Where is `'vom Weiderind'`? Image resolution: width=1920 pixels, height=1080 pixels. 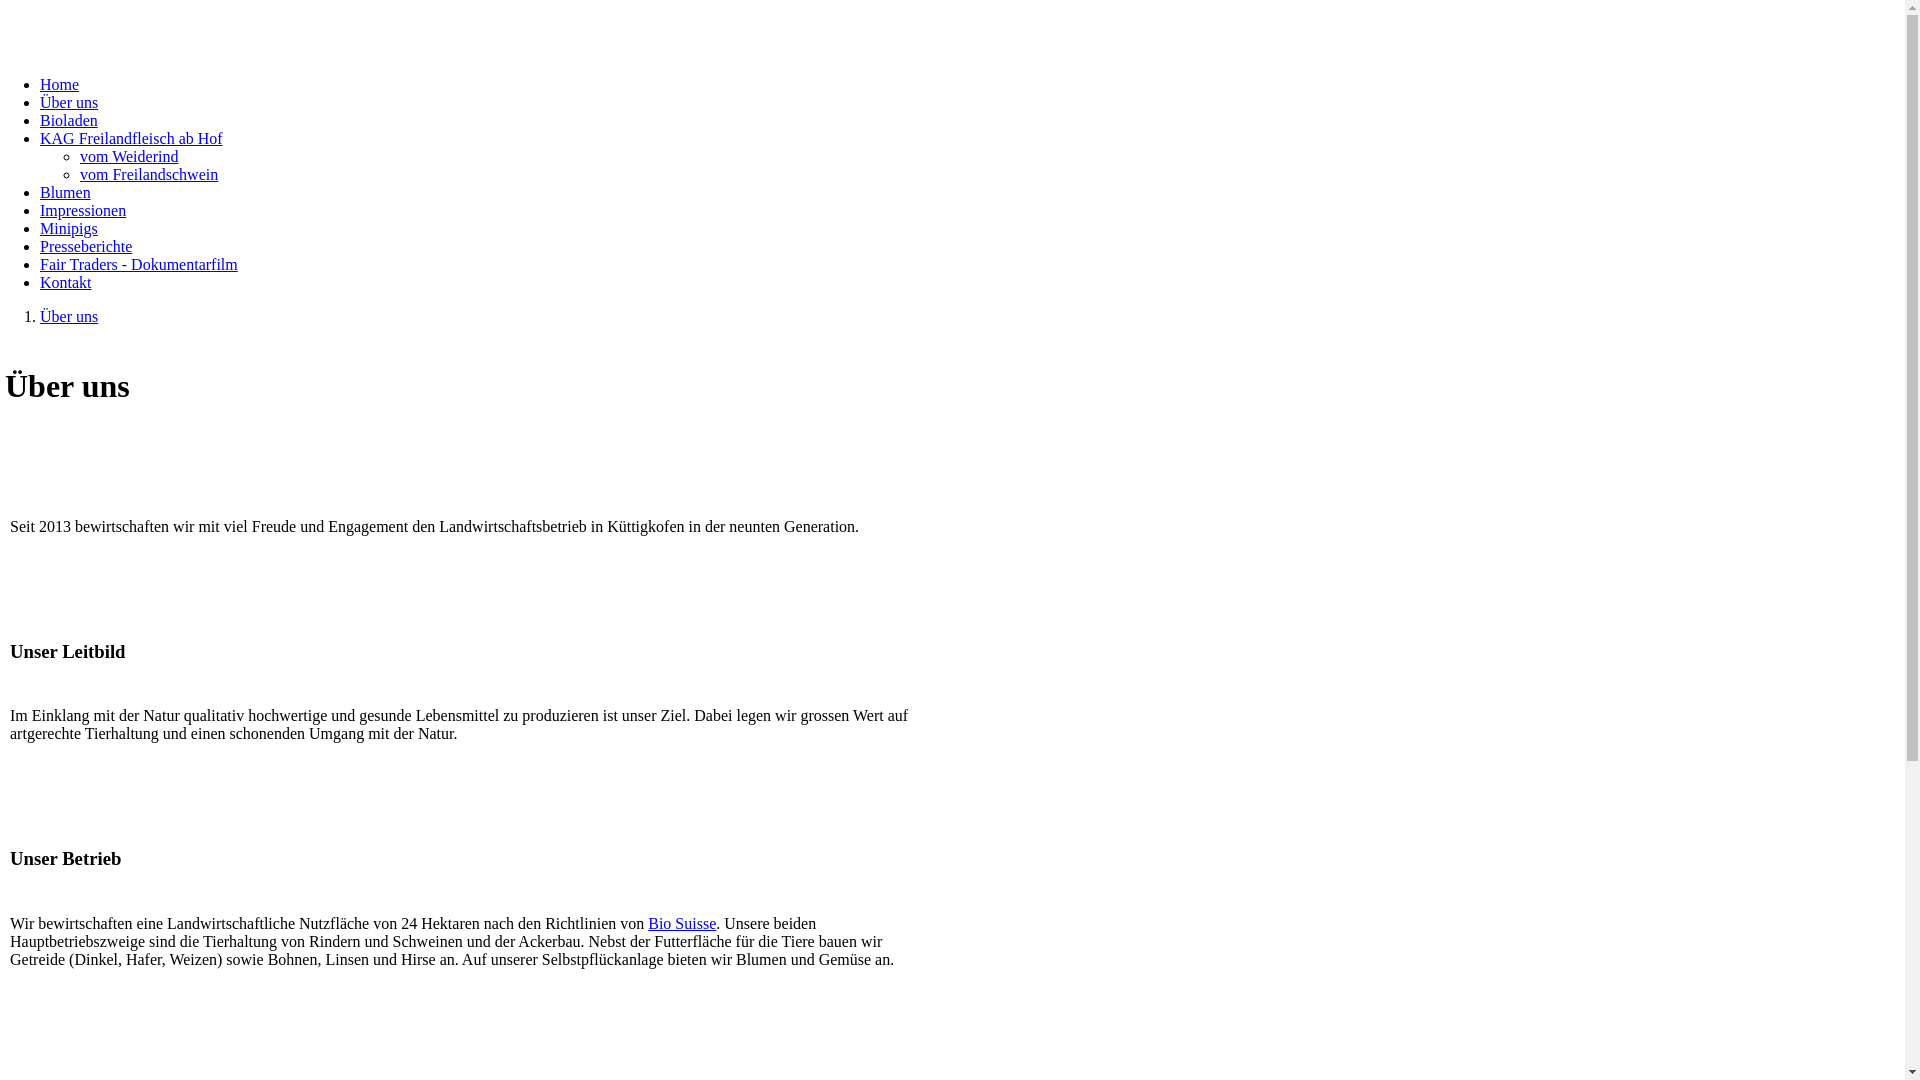 'vom Weiderind' is located at coordinates (128, 155).